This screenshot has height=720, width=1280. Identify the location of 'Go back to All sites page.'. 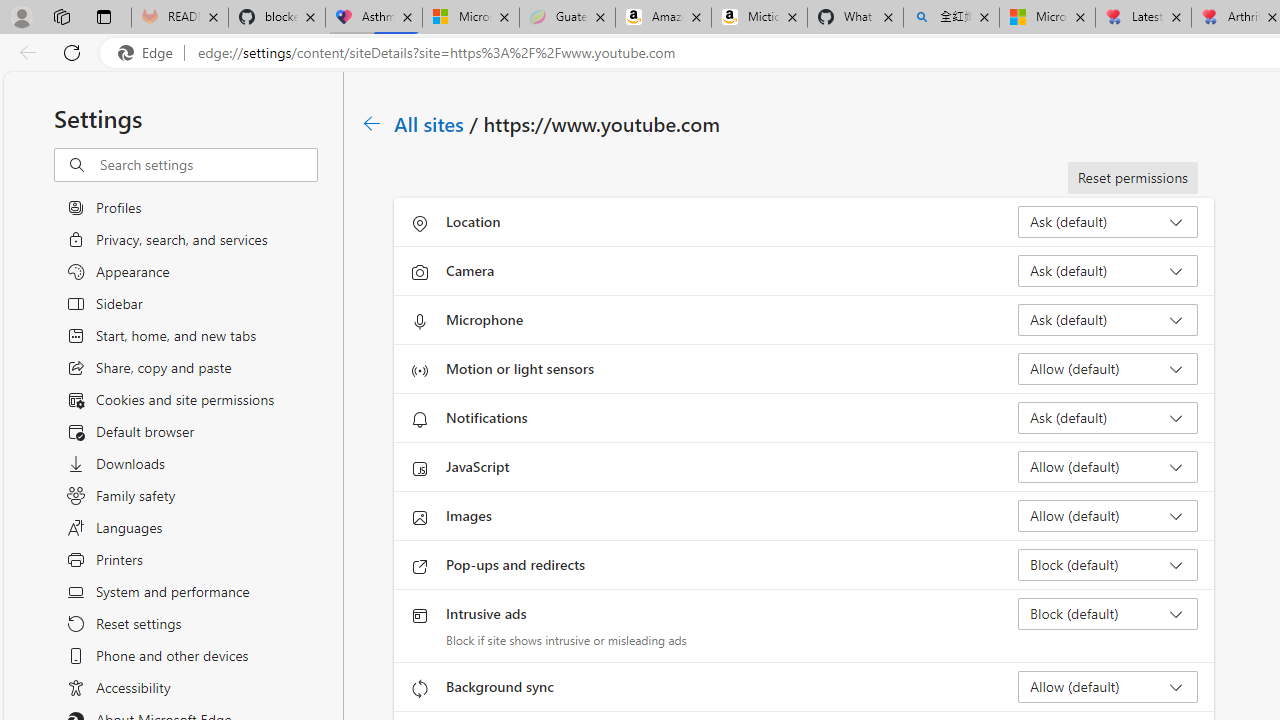
(372, 123).